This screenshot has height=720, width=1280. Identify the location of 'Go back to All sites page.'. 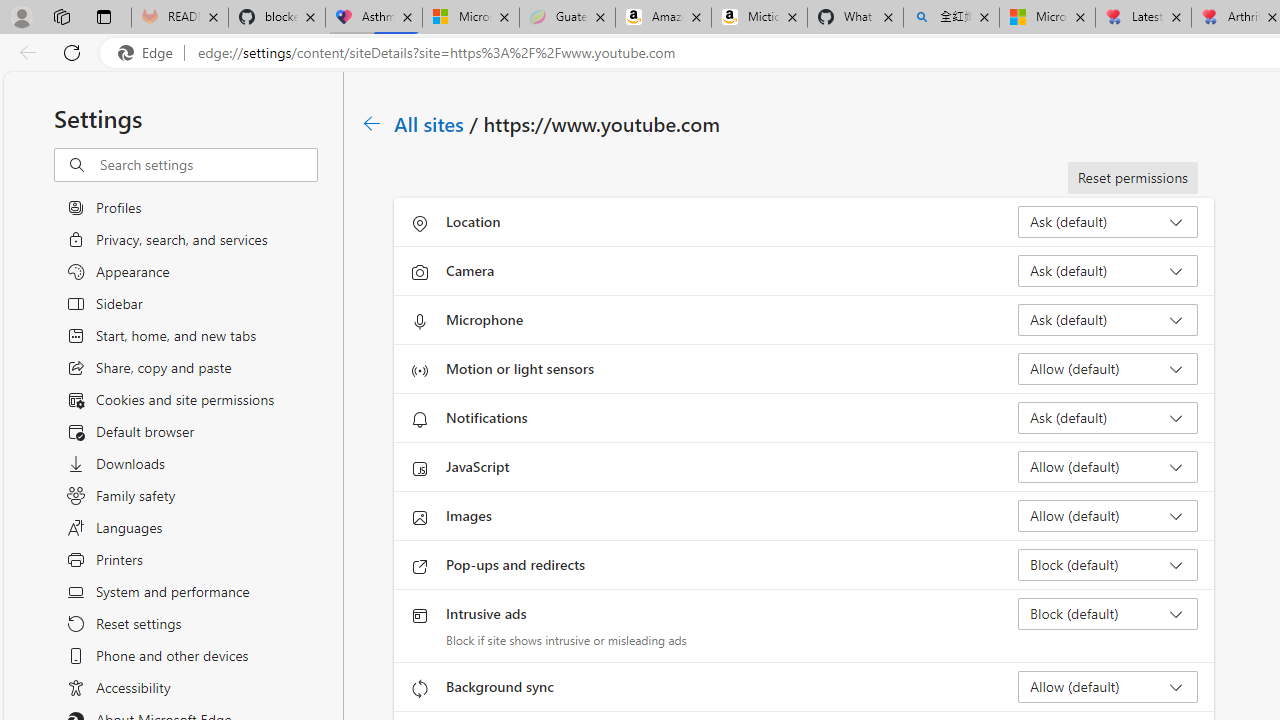
(372, 123).